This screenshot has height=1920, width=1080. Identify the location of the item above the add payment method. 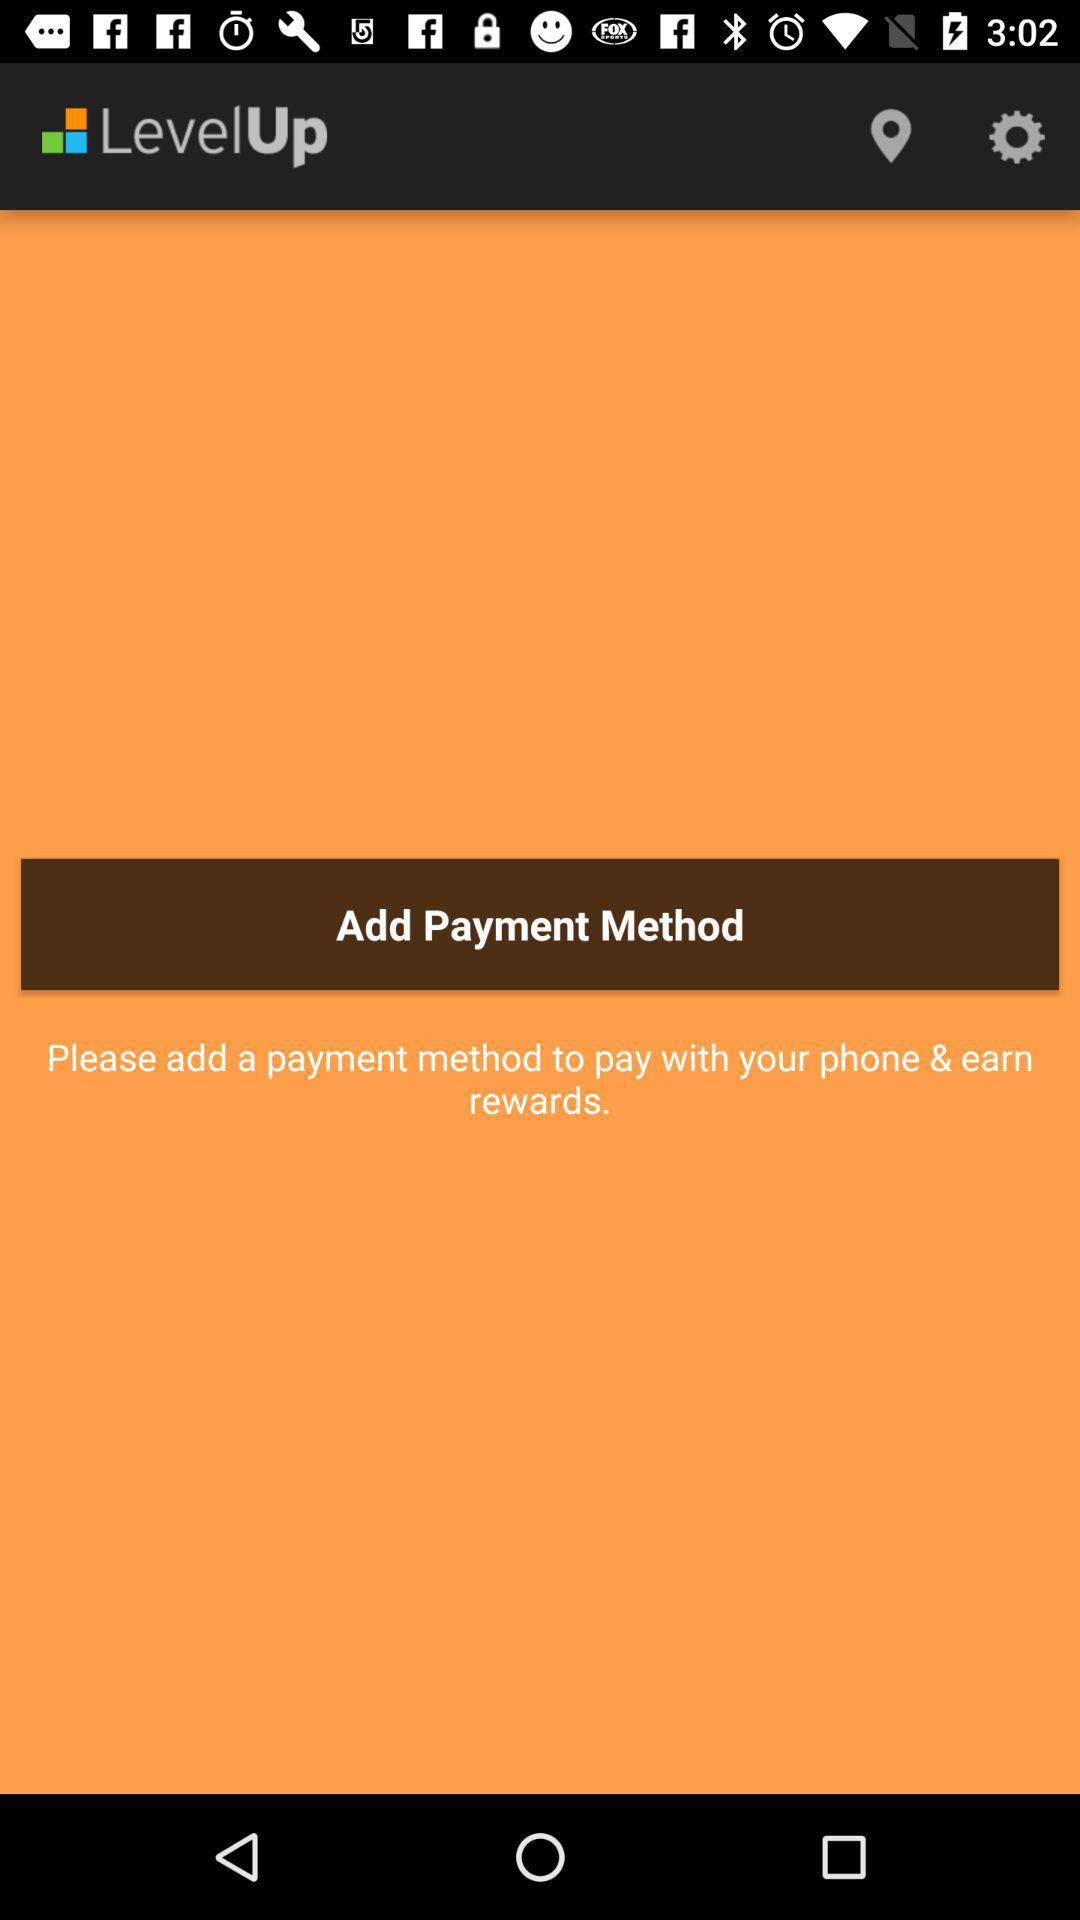
(1017, 135).